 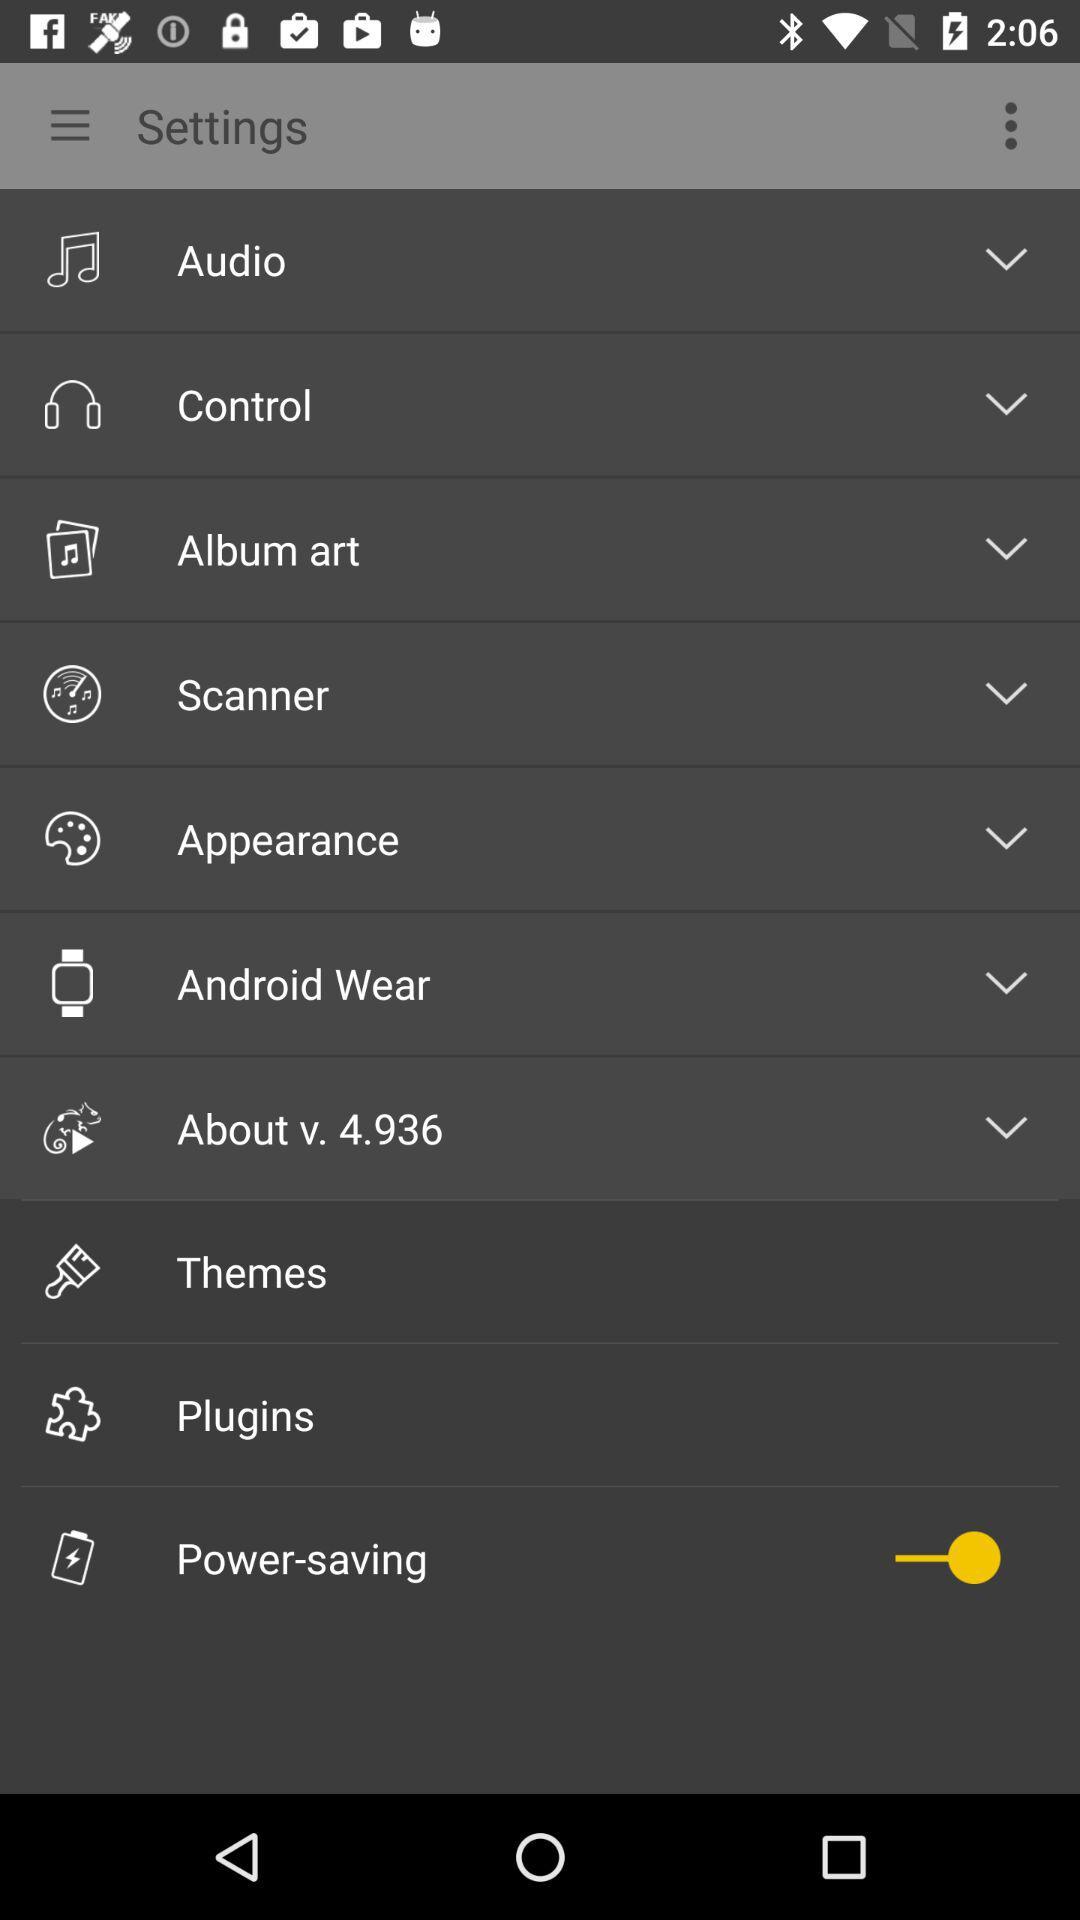 What do you see at coordinates (1017, 124) in the screenshot?
I see `the item next to the settings item` at bounding box center [1017, 124].